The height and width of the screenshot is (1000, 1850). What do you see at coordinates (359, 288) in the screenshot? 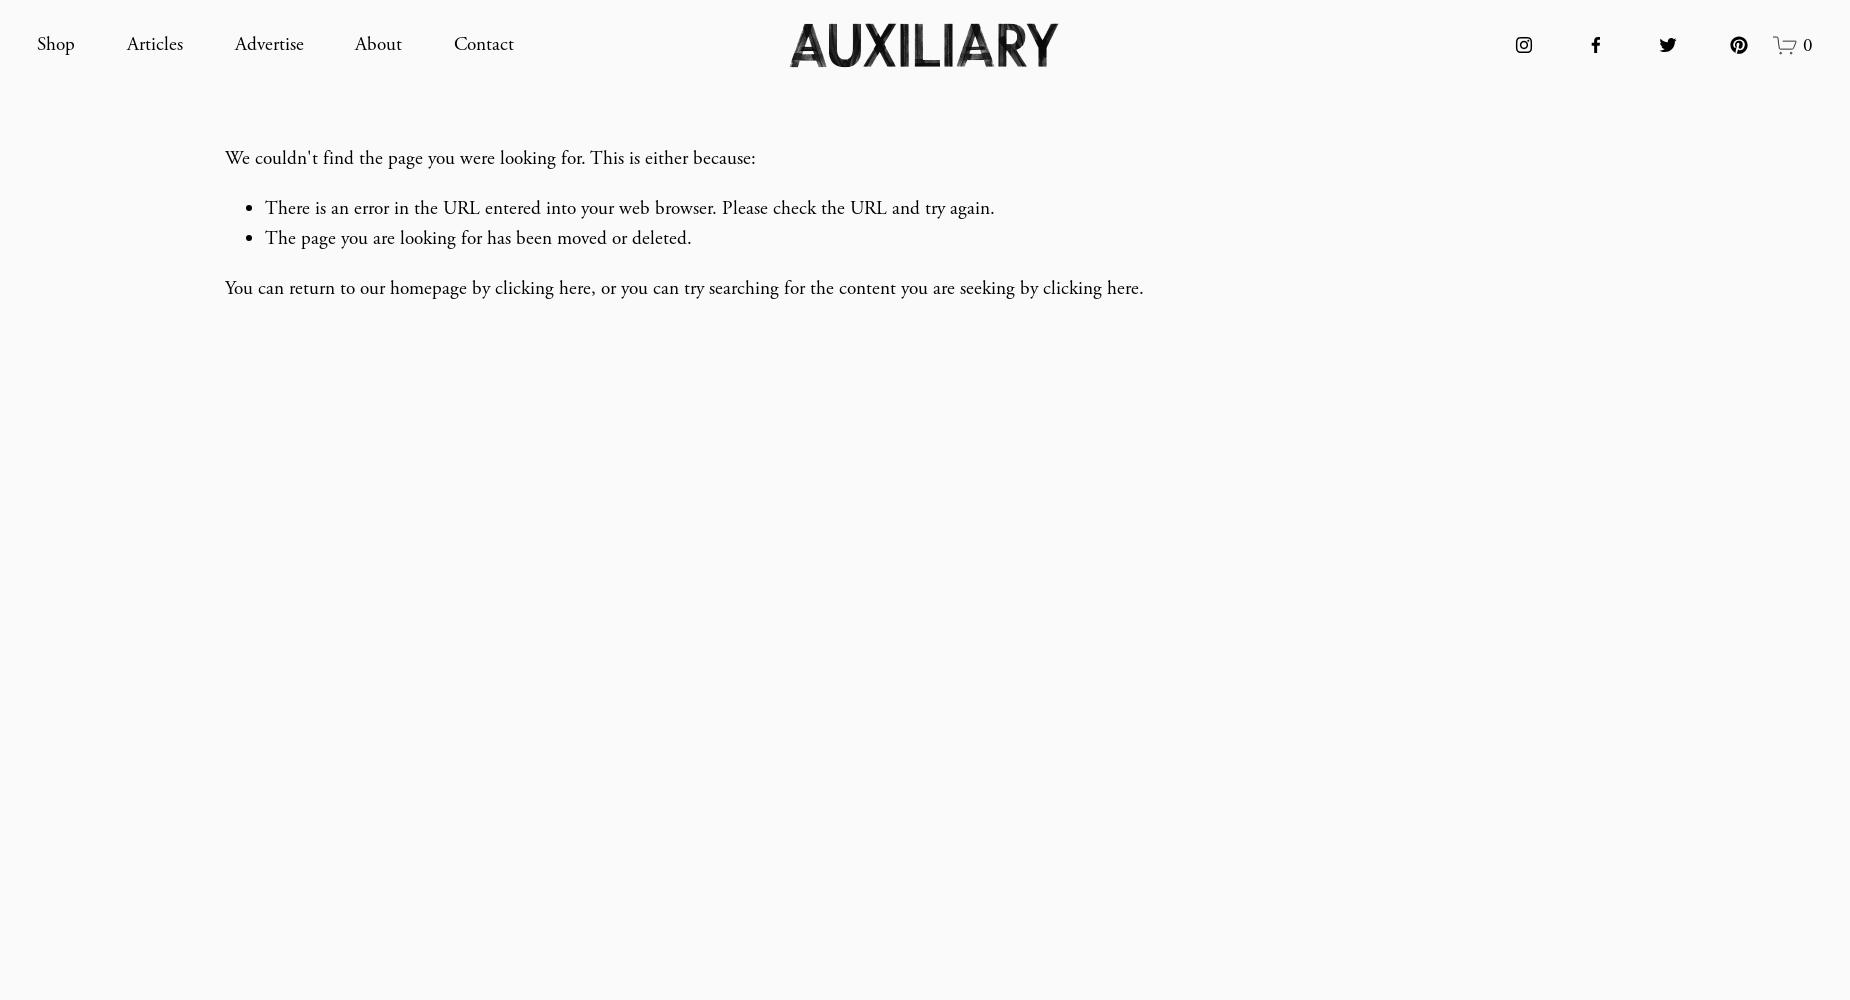
I see `'You can return to our homepage by'` at bounding box center [359, 288].